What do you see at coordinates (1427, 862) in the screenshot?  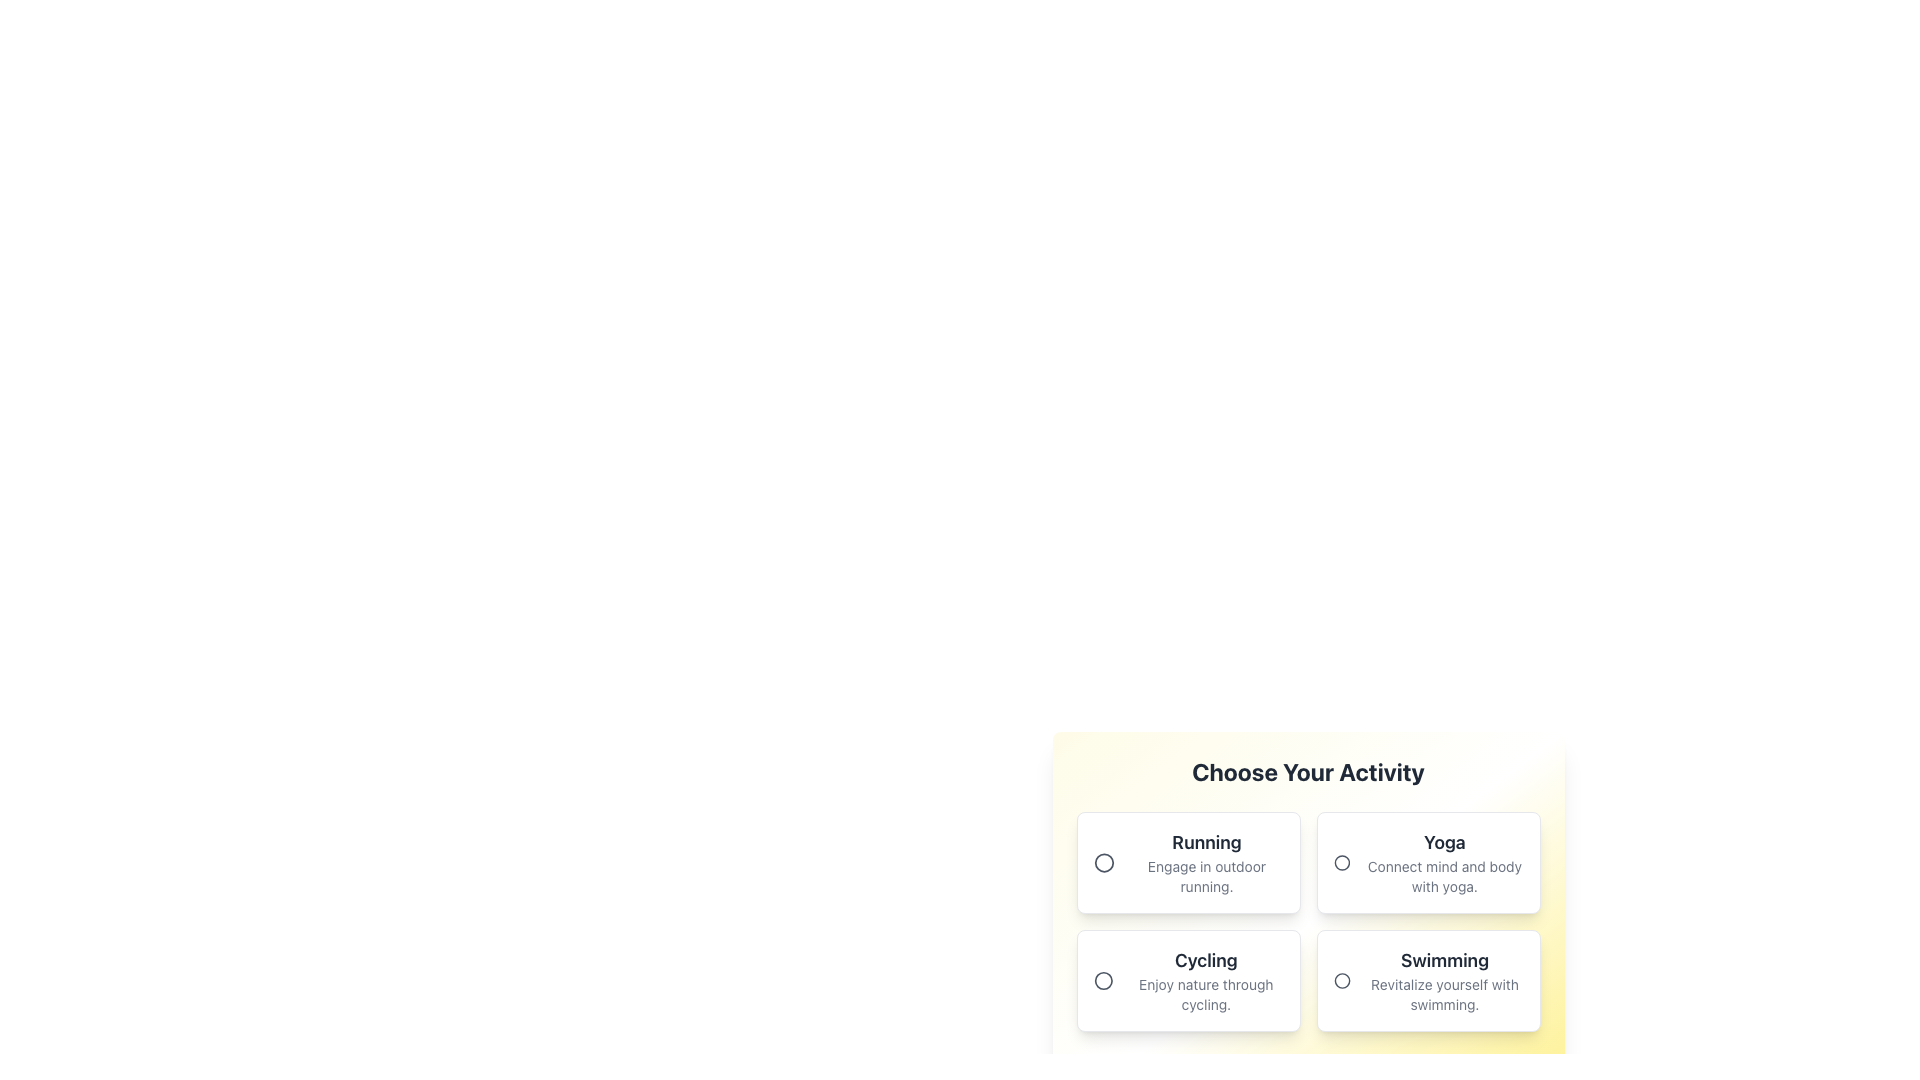 I see `the second selectable card in the grid, which represents the yoga activity option` at bounding box center [1427, 862].